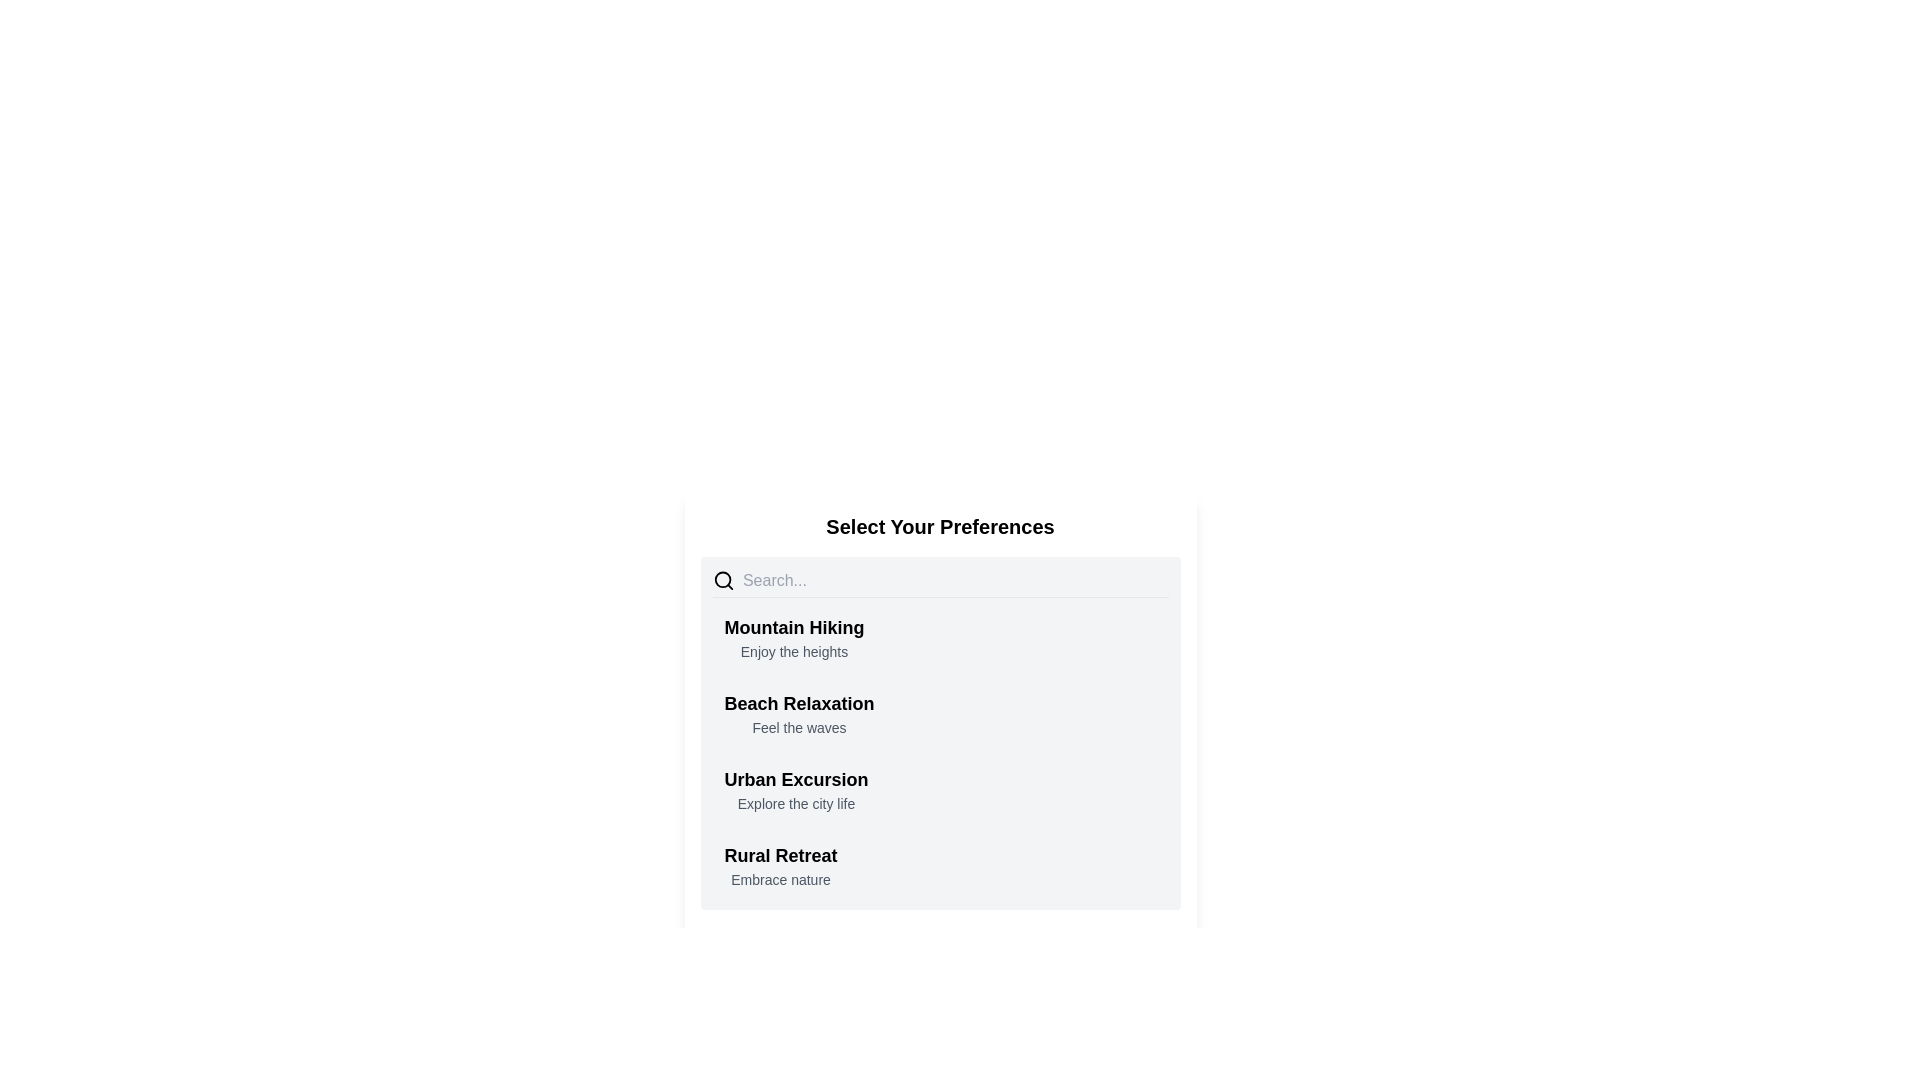  I want to click on the 'Rural Retreat' list item, which is the fourth item in the preferences list, so click(939, 865).